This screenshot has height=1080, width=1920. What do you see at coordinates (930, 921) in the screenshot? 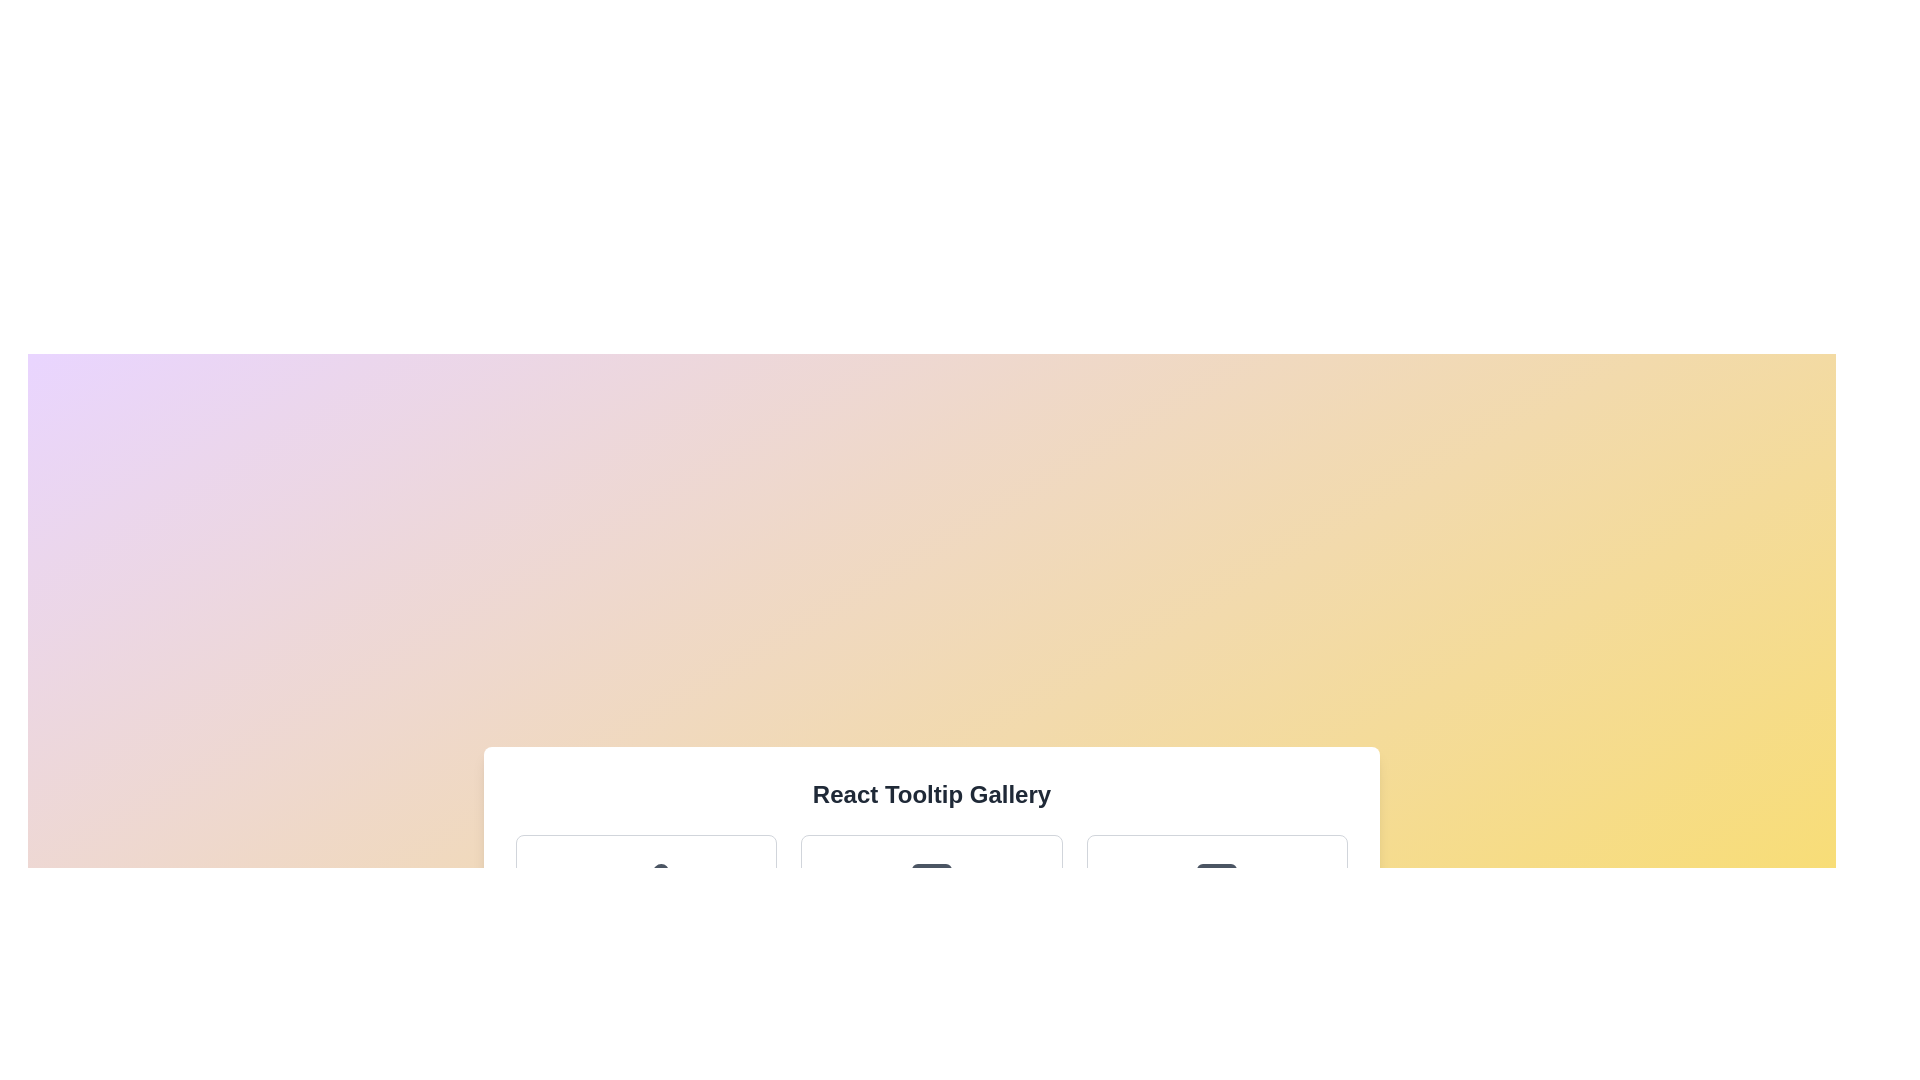
I see `the 'Adventures' card in the center of the grid` at bounding box center [930, 921].